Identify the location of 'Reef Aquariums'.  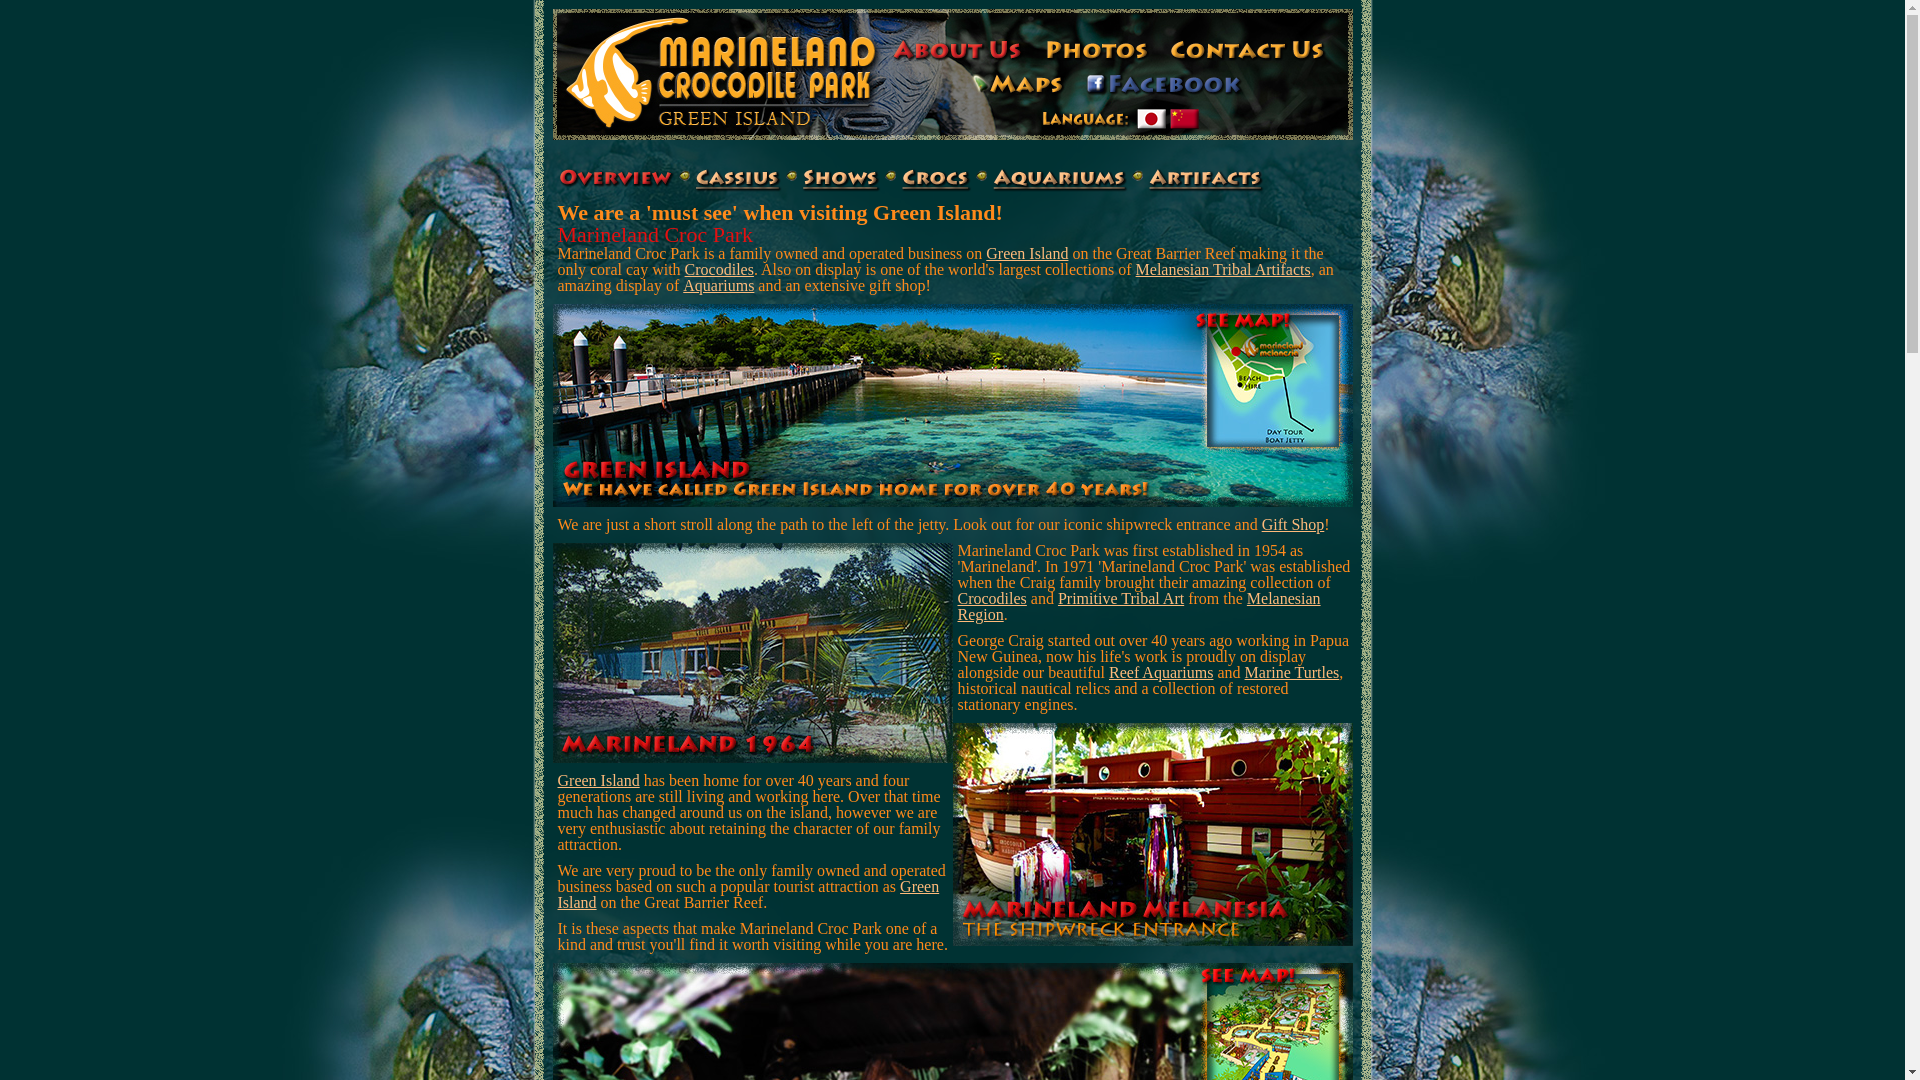
(1161, 672).